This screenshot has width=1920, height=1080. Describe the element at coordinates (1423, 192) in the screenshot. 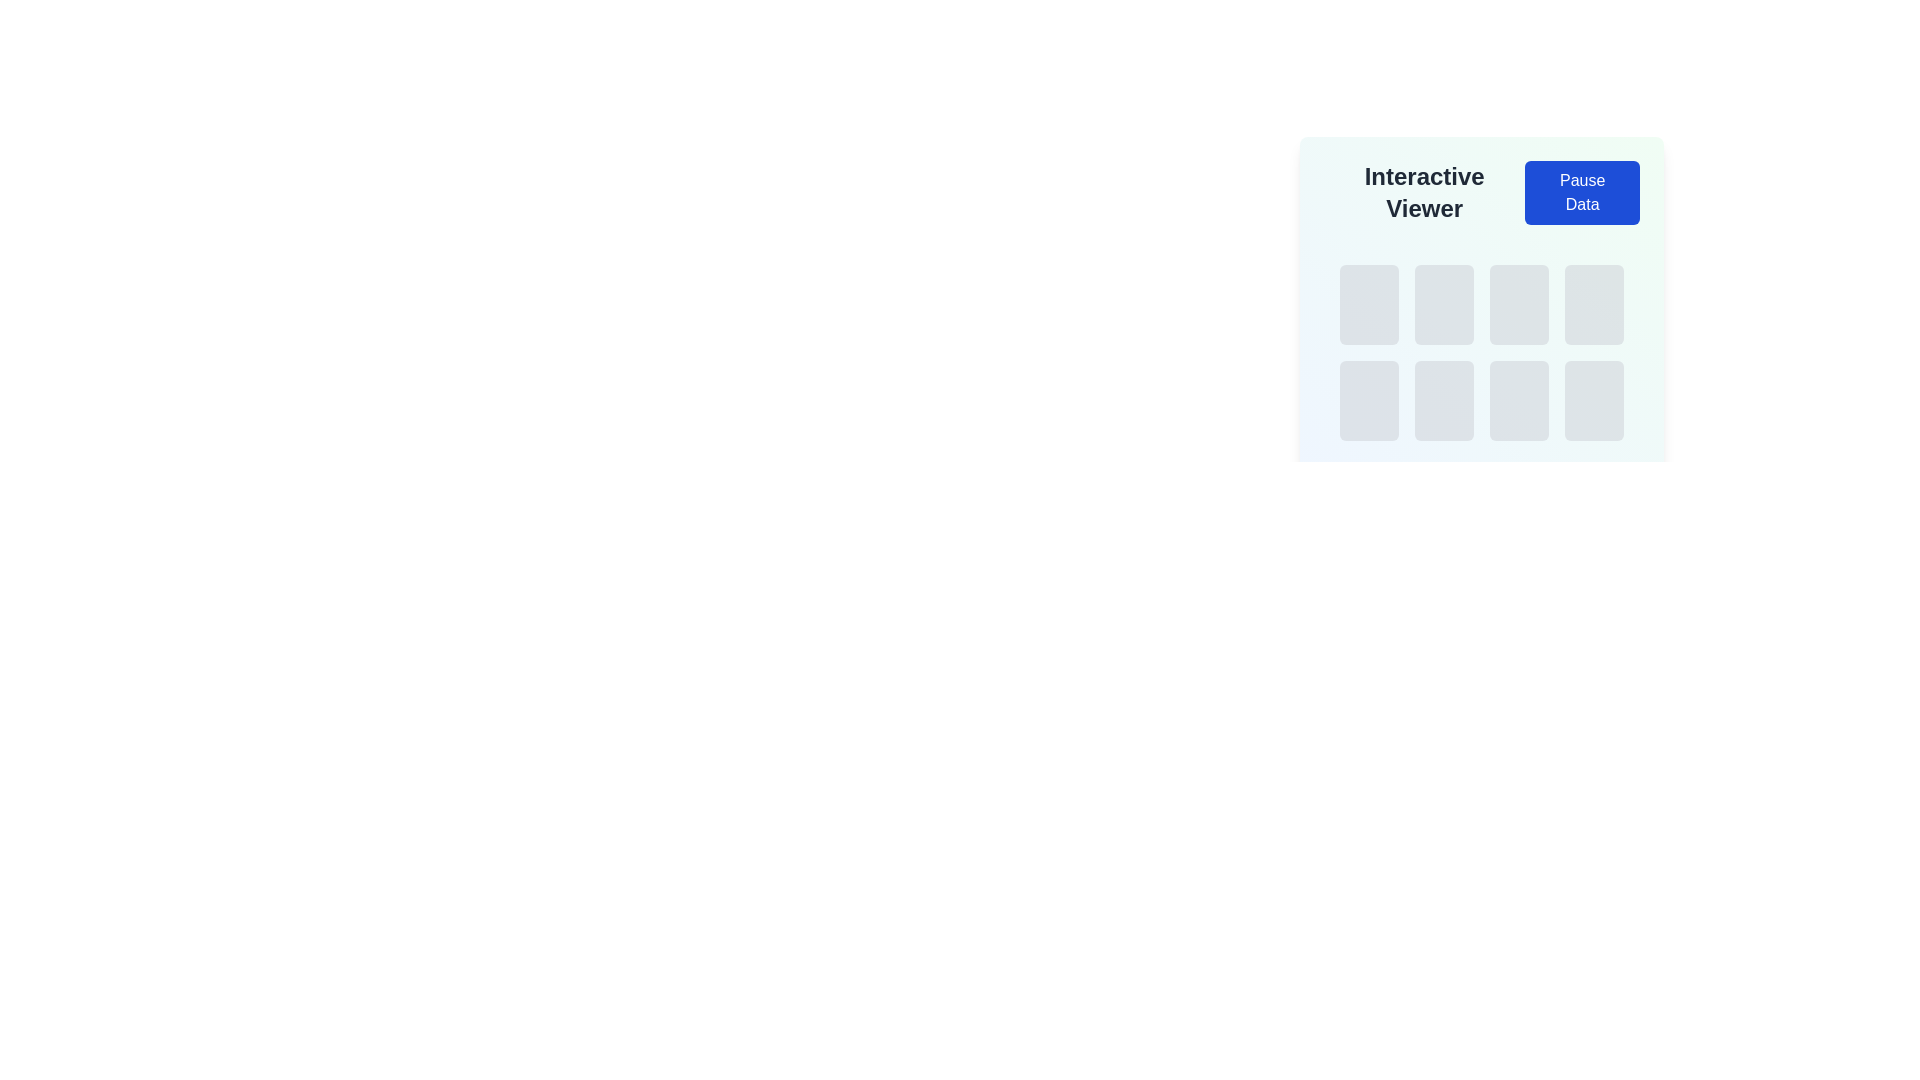

I see `the 'Interactive Viewer' text label, which is styled in bold, black text against a white background, located in the upper-left side of its section, adjacent to the 'Pause Data' button` at that location.